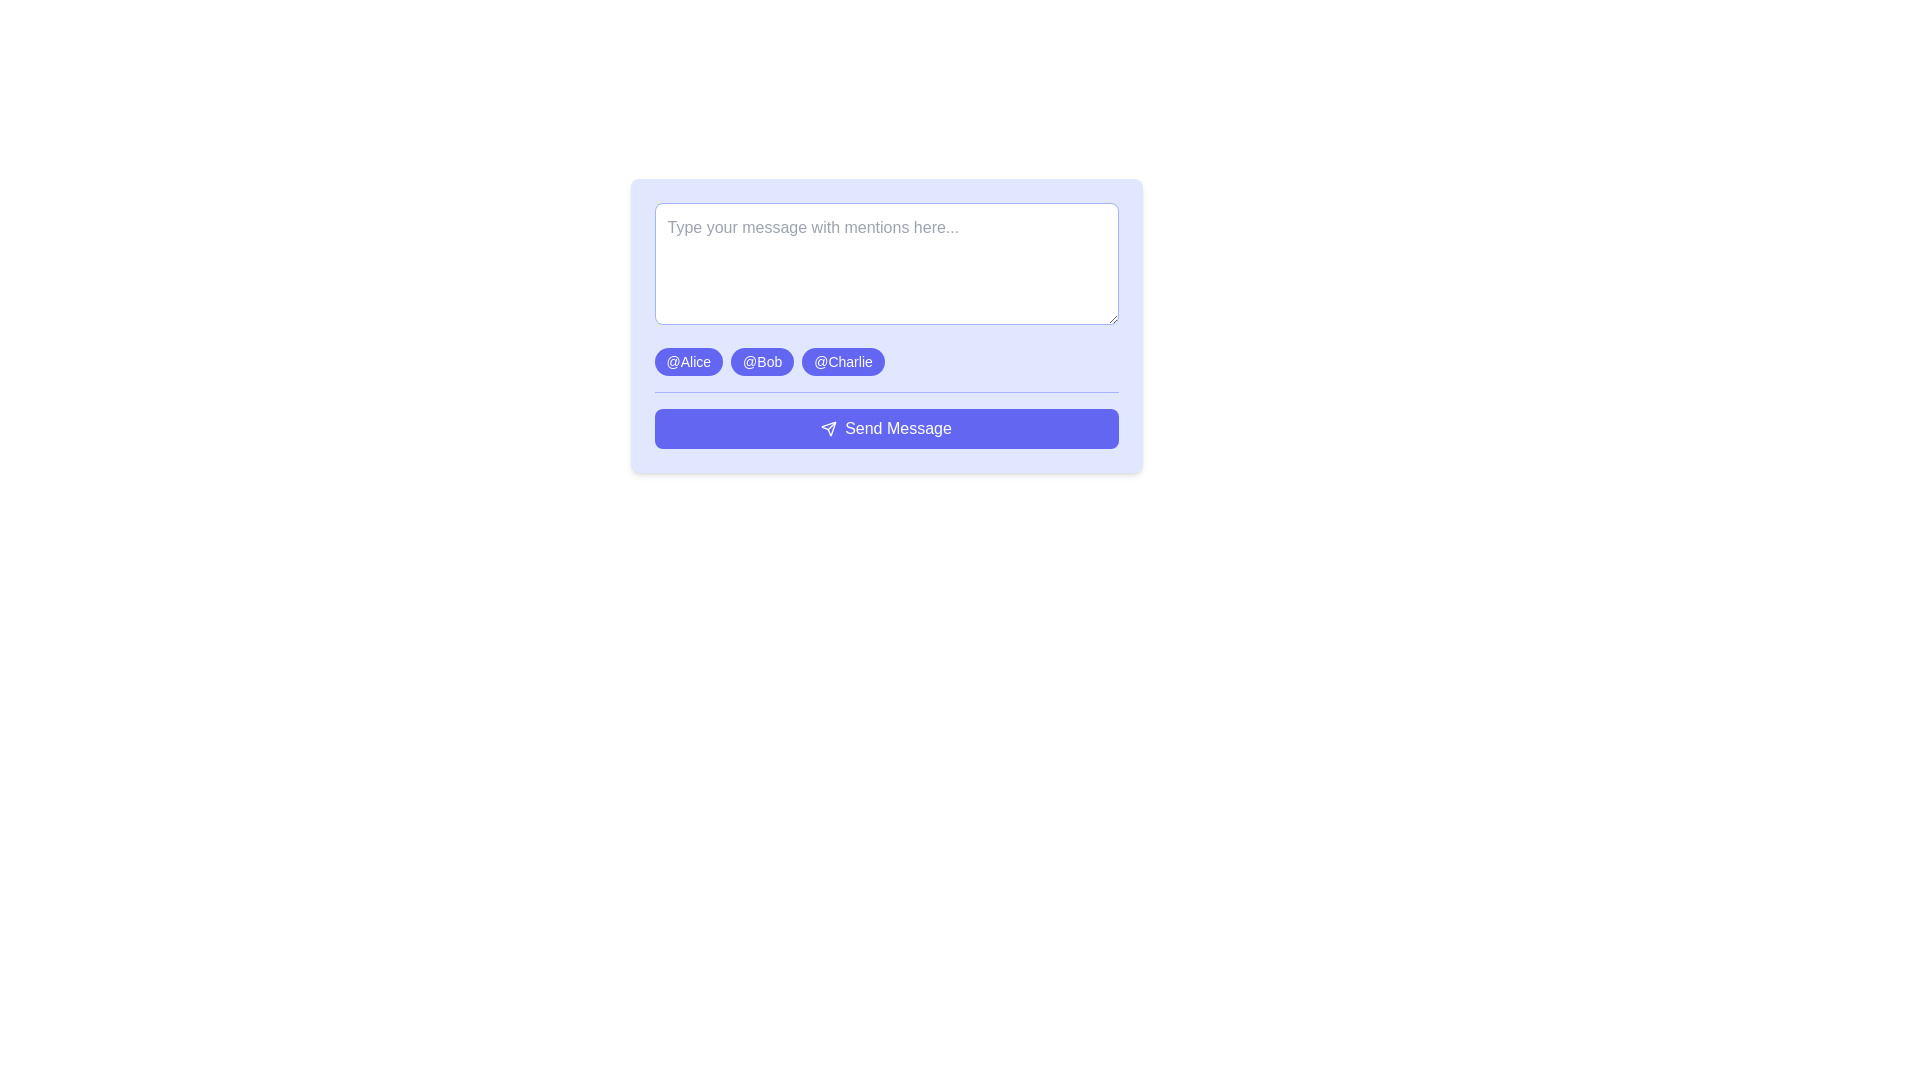  What do you see at coordinates (829, 427) in the screenshot?
I see `the triangular-shaped send icon located within the 'Send Message' button, which appears as a line drawing resembling a paper plane` at bounding box center [829, 427].